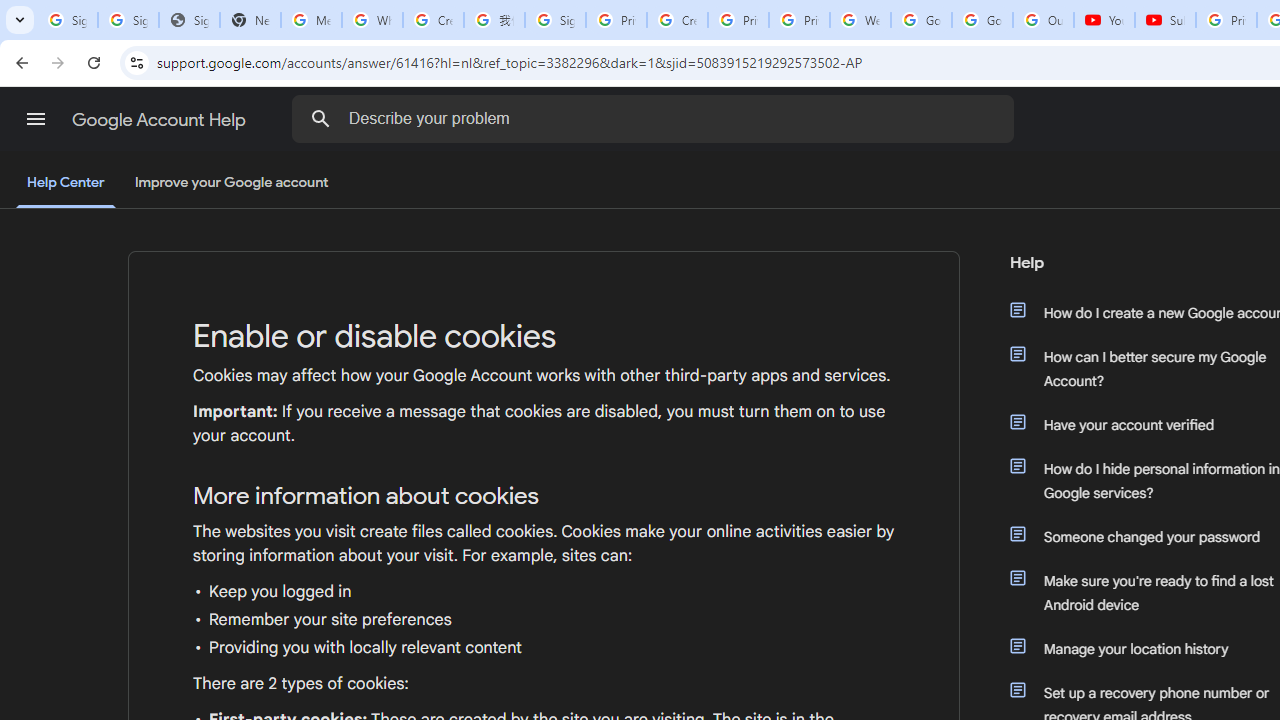  I want to click on 'Search the Help Center', so click(320, 118).